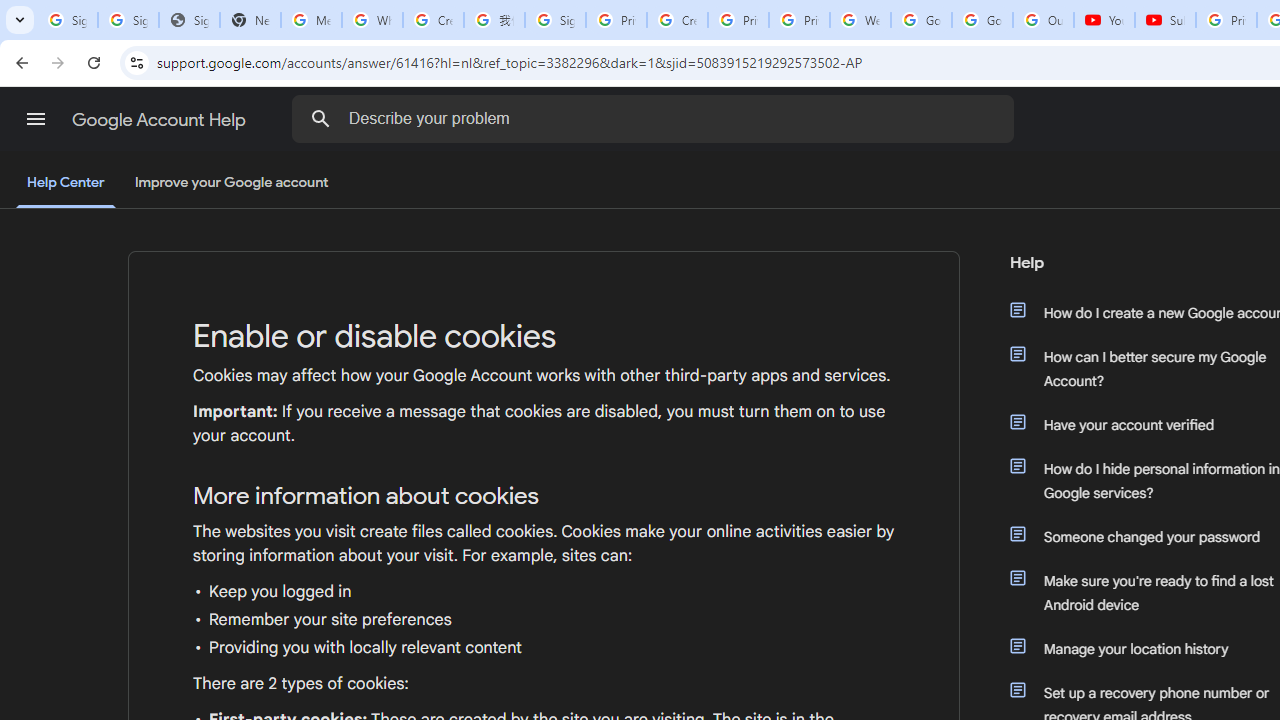  I want to click on 'Search the Help Center', so click(320, 118).